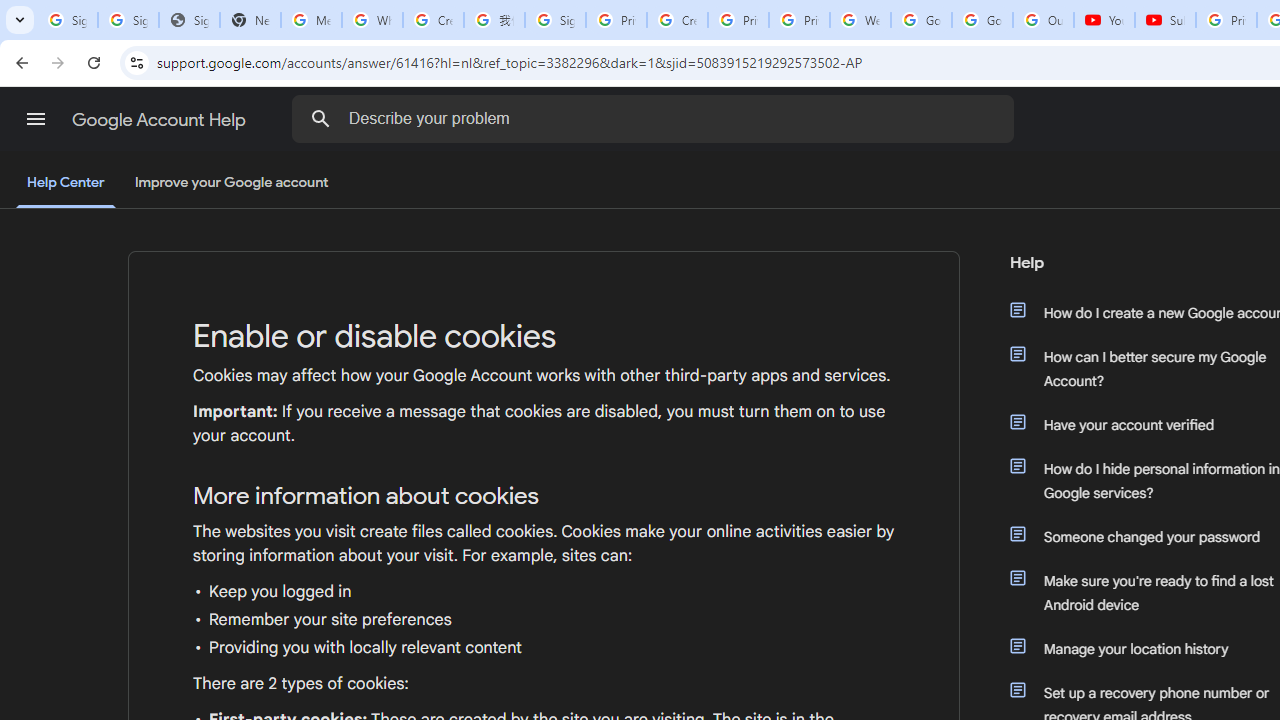  I want to click on 'Search the Help Center', so click(320, 118).